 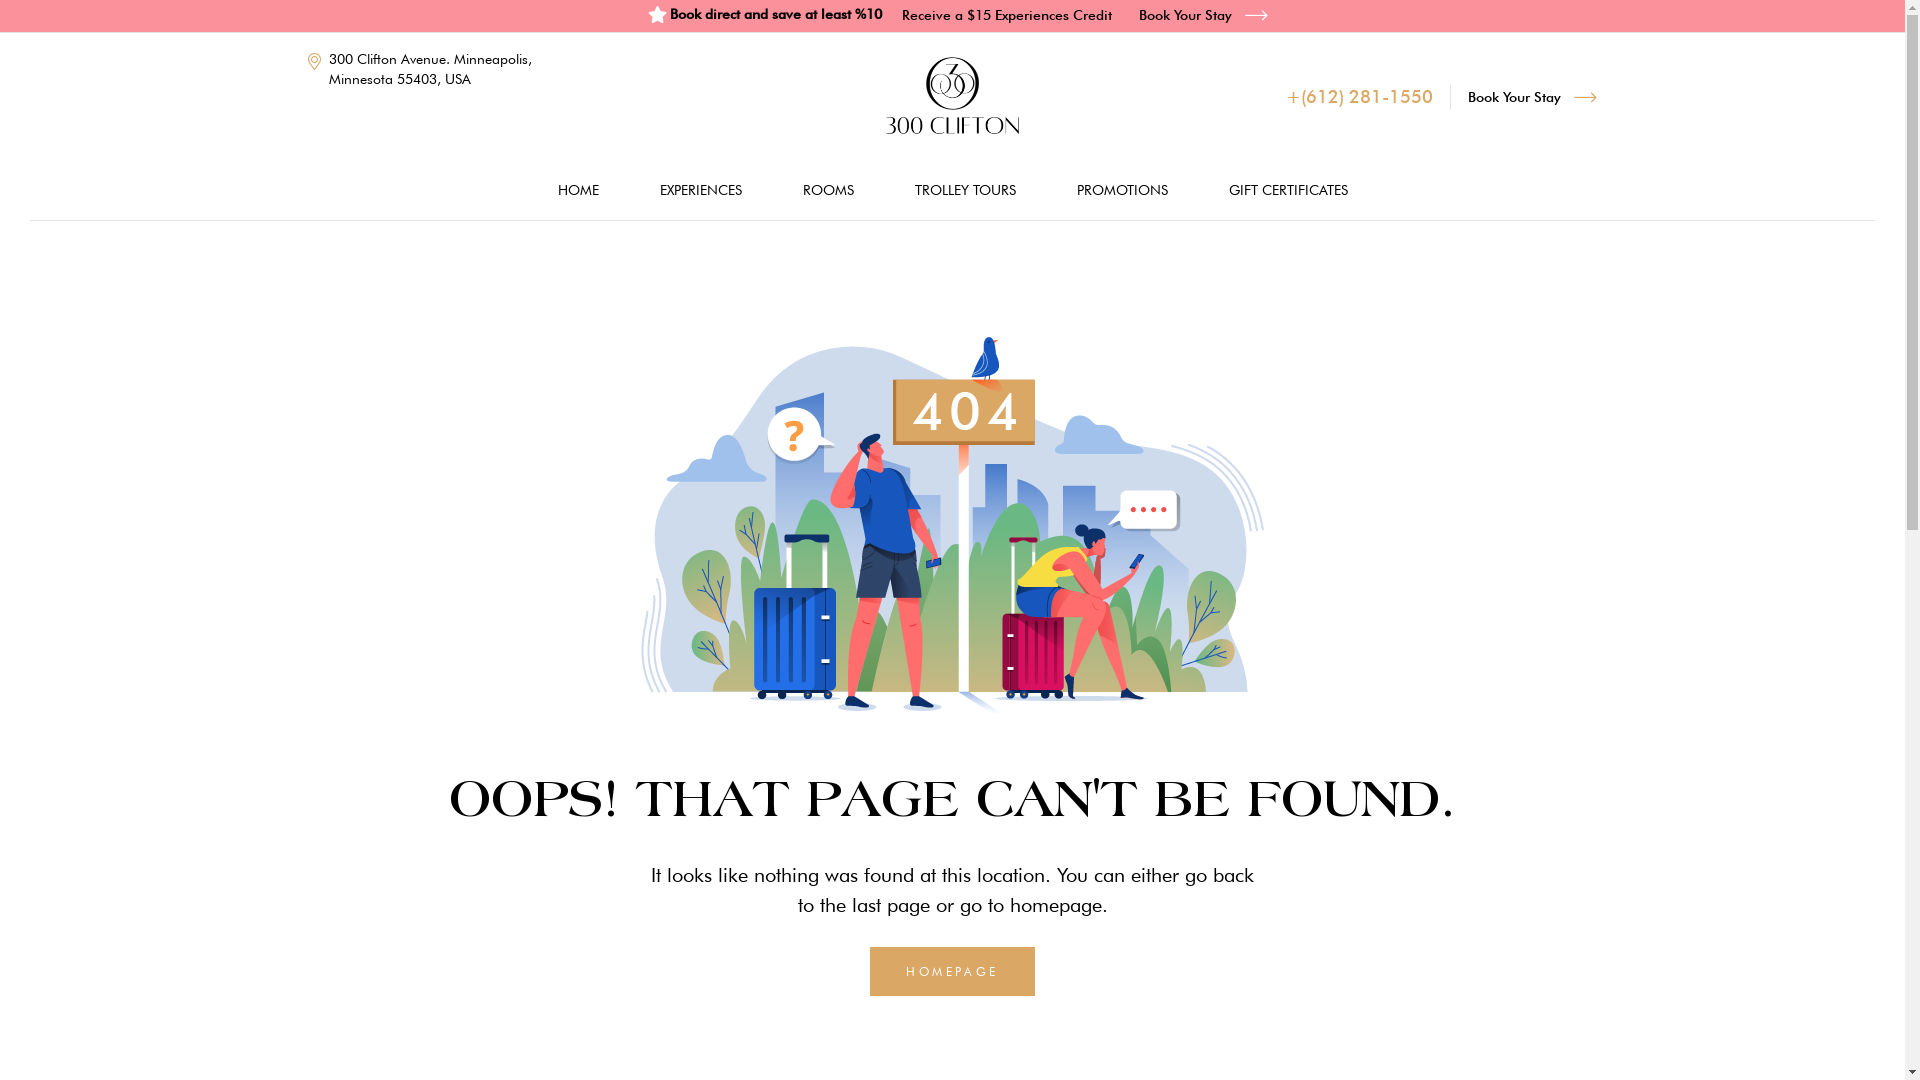 I want to click on 'GIFT CERTIFICATES', so click(x=1287, y=189).